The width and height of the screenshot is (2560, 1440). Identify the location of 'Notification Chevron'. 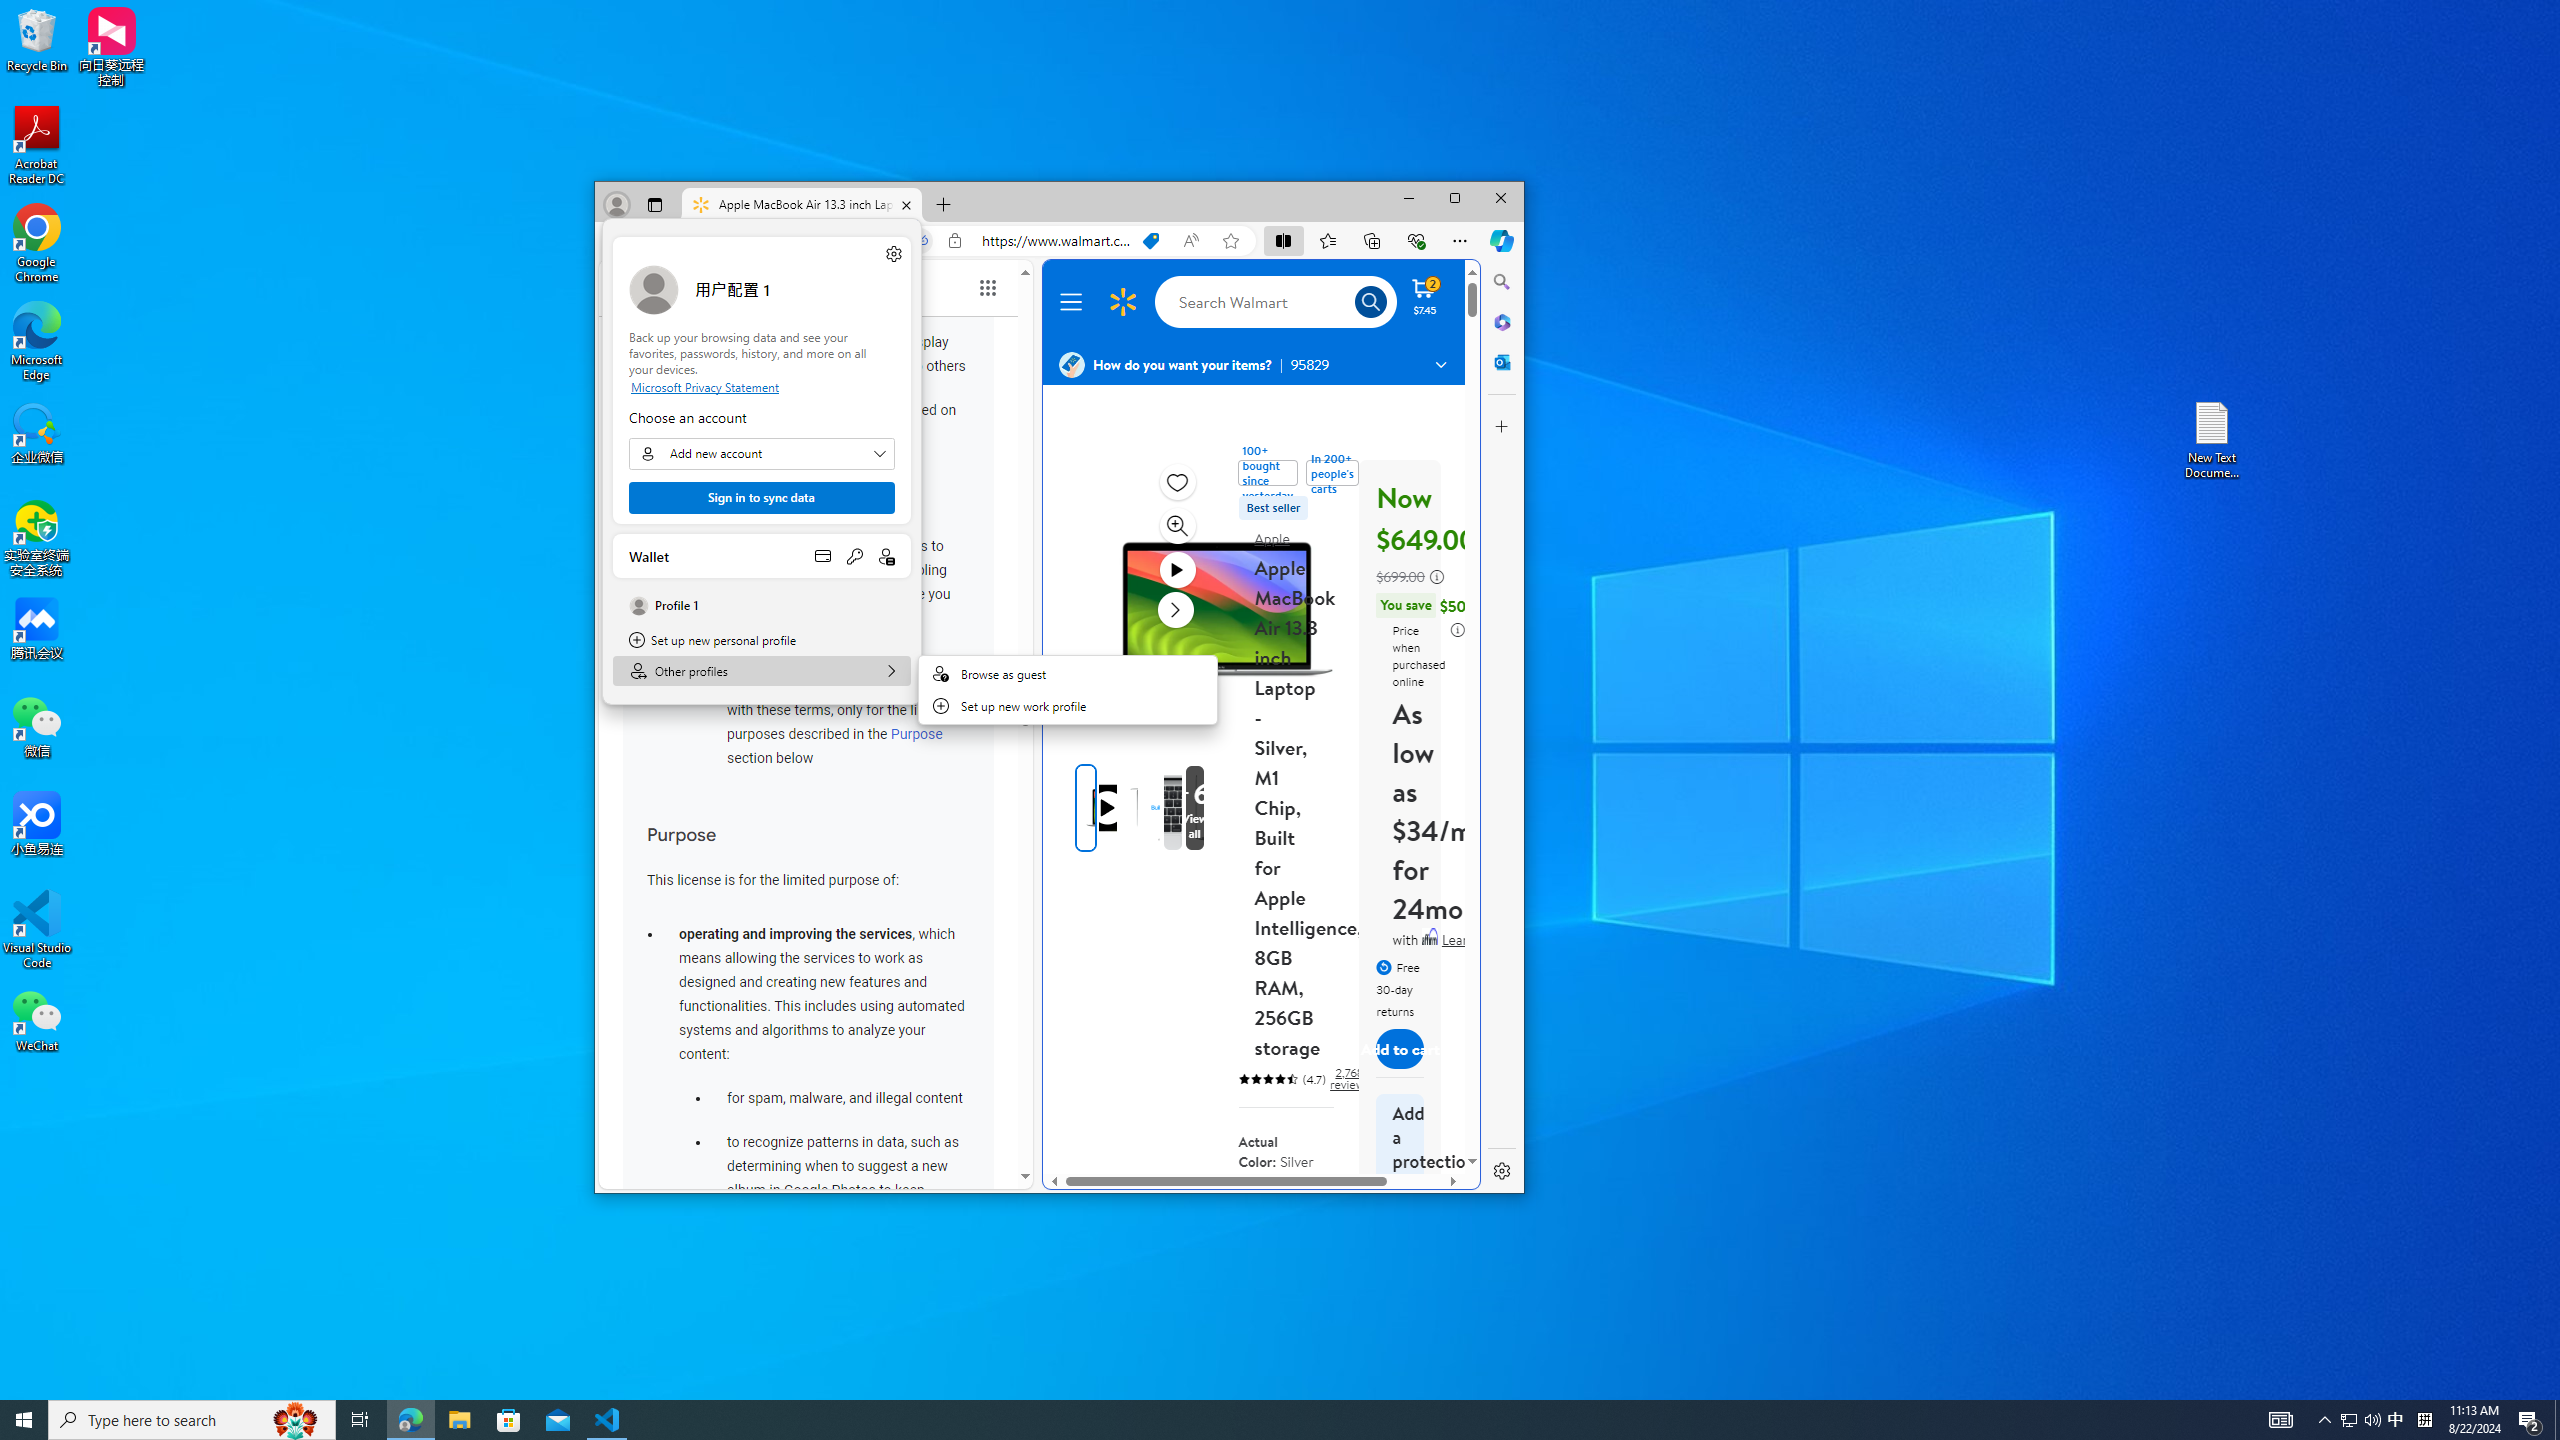
(2324, 1418).